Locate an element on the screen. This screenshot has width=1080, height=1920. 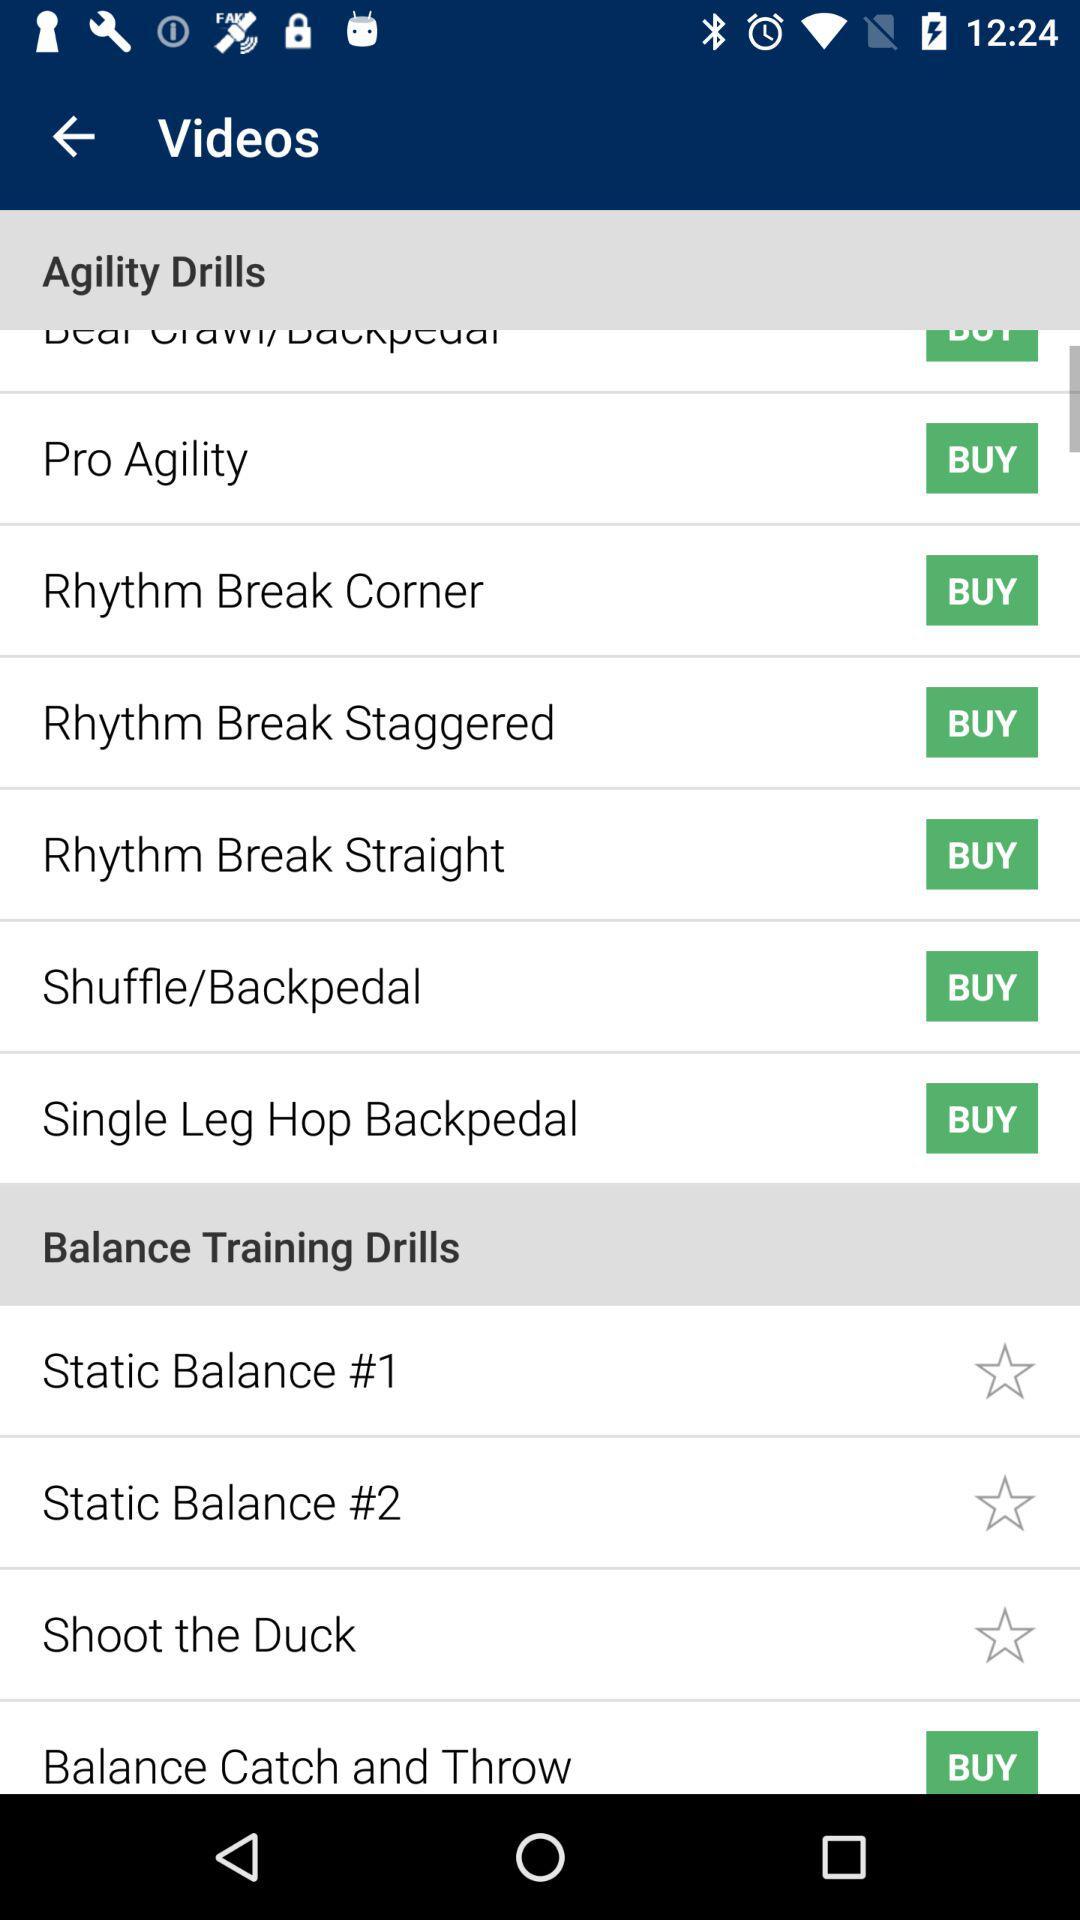
icon next to buy is located at coordinates (452, 441).